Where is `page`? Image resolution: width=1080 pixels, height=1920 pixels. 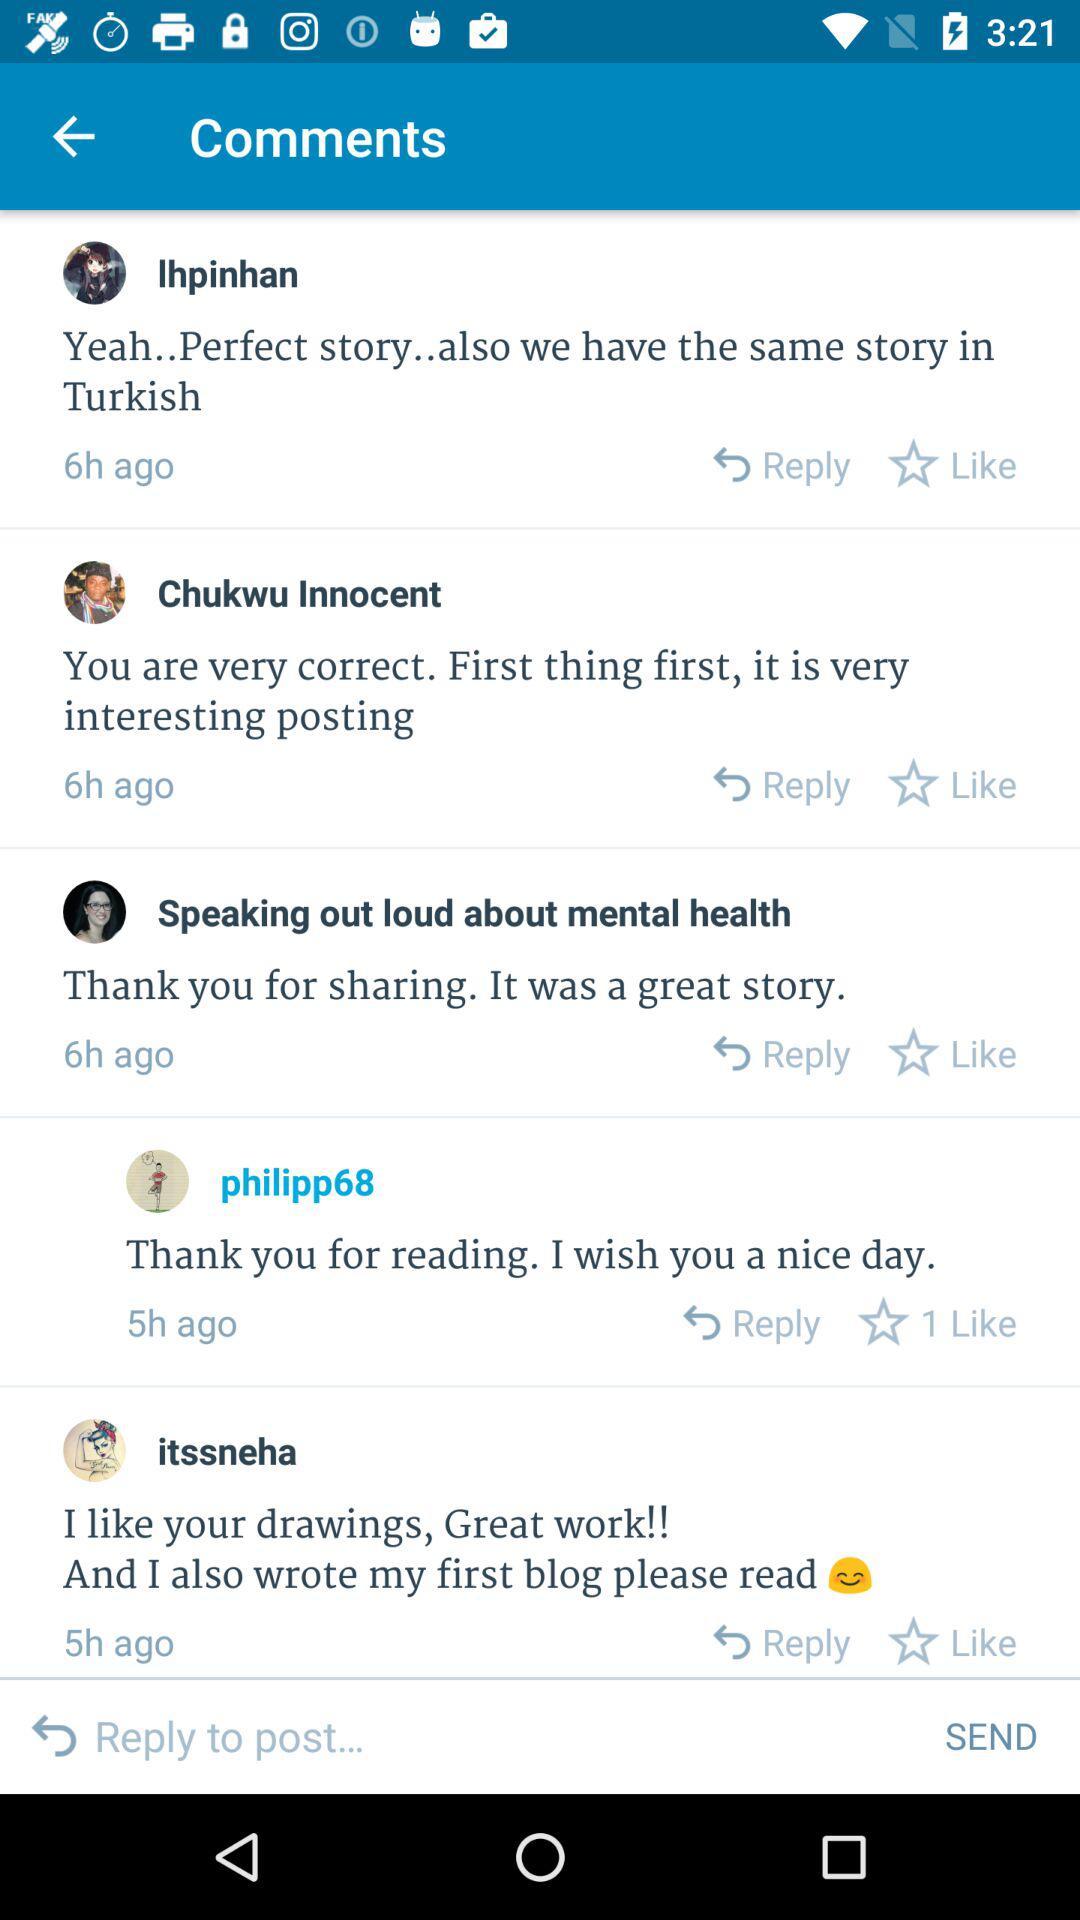 page is located at coordinates (94, 911).